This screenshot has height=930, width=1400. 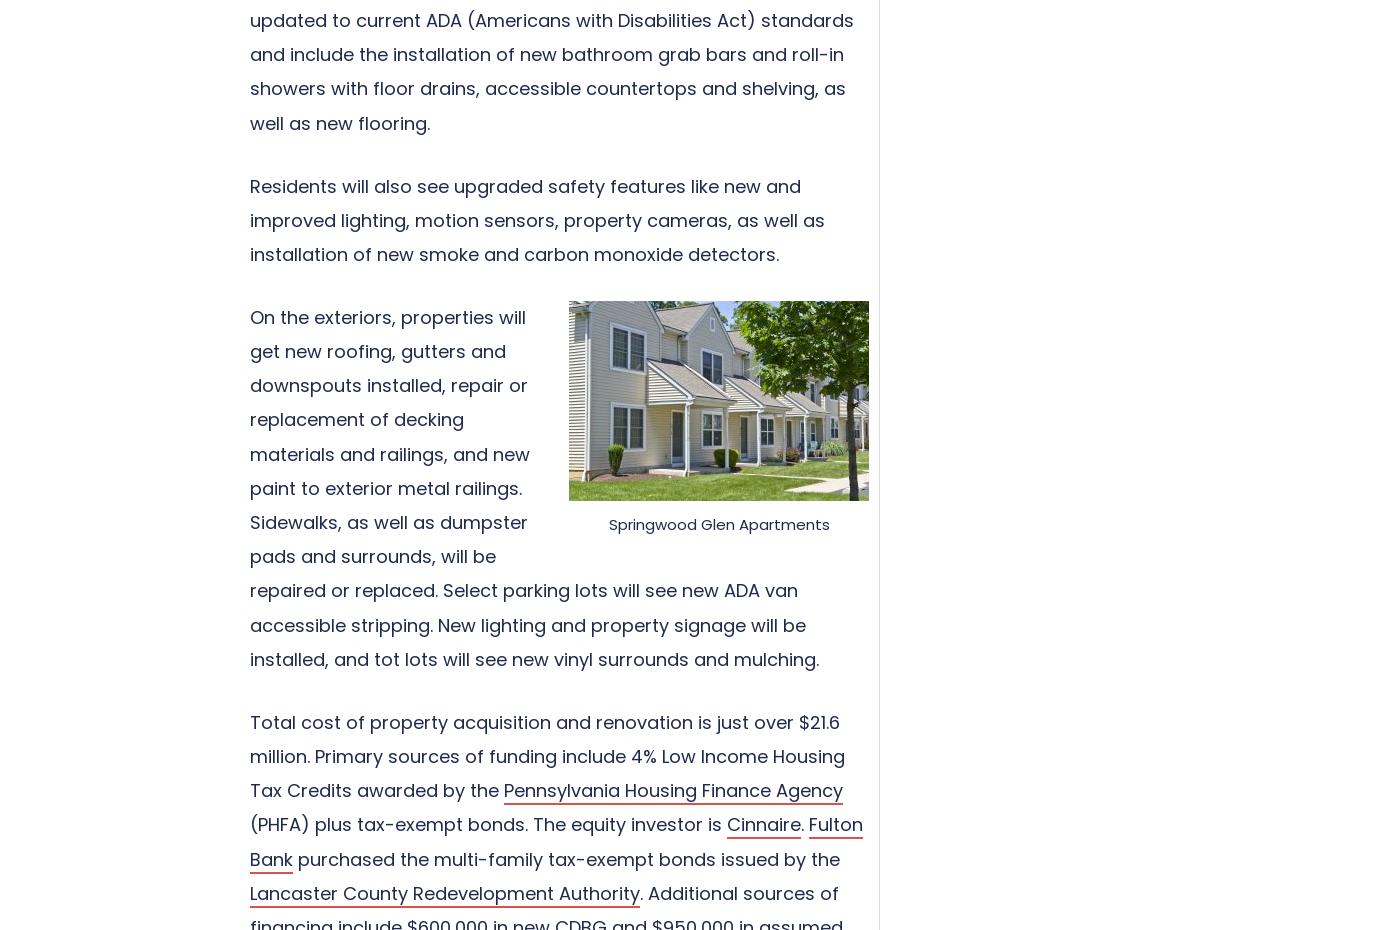 What do you see at coordinates (673, 789) in the screenshot?
I see `'Pennsylvania Housing Finance Agency'` at bounding box center [673, 789].